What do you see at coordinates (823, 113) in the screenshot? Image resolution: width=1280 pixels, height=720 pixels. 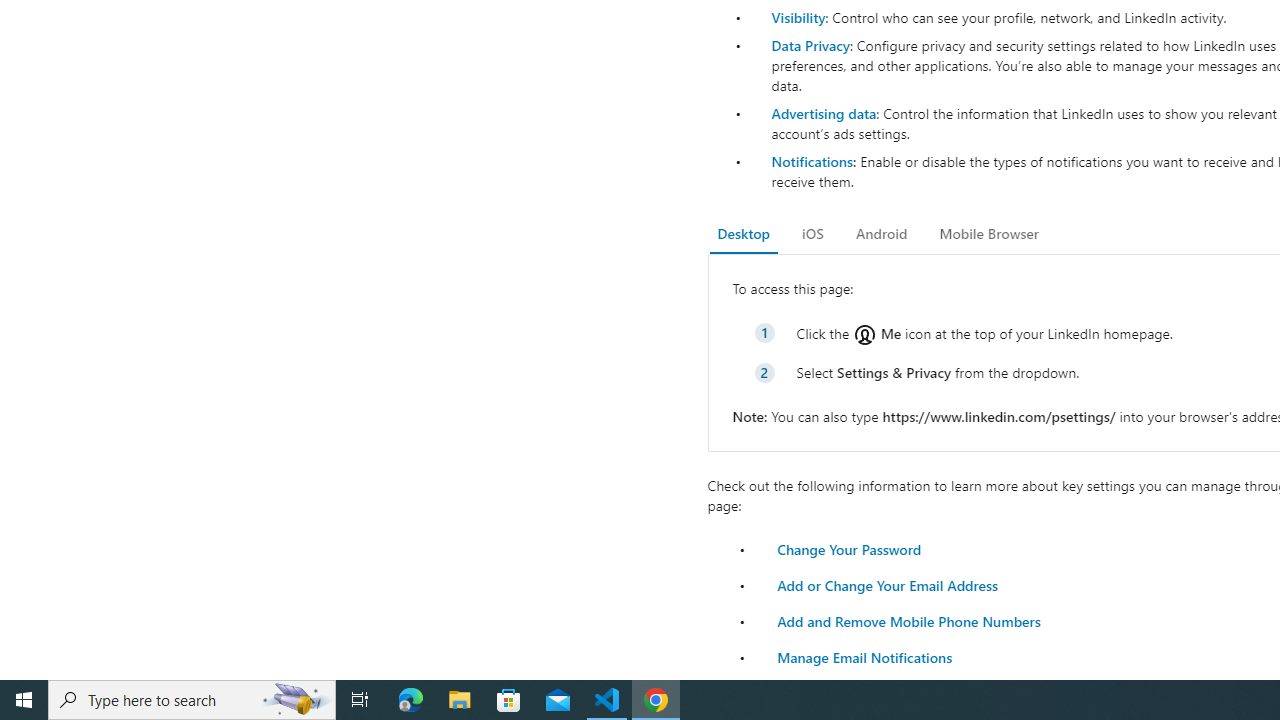 I see `'Advertising data'` at bounding box center [823, 113].